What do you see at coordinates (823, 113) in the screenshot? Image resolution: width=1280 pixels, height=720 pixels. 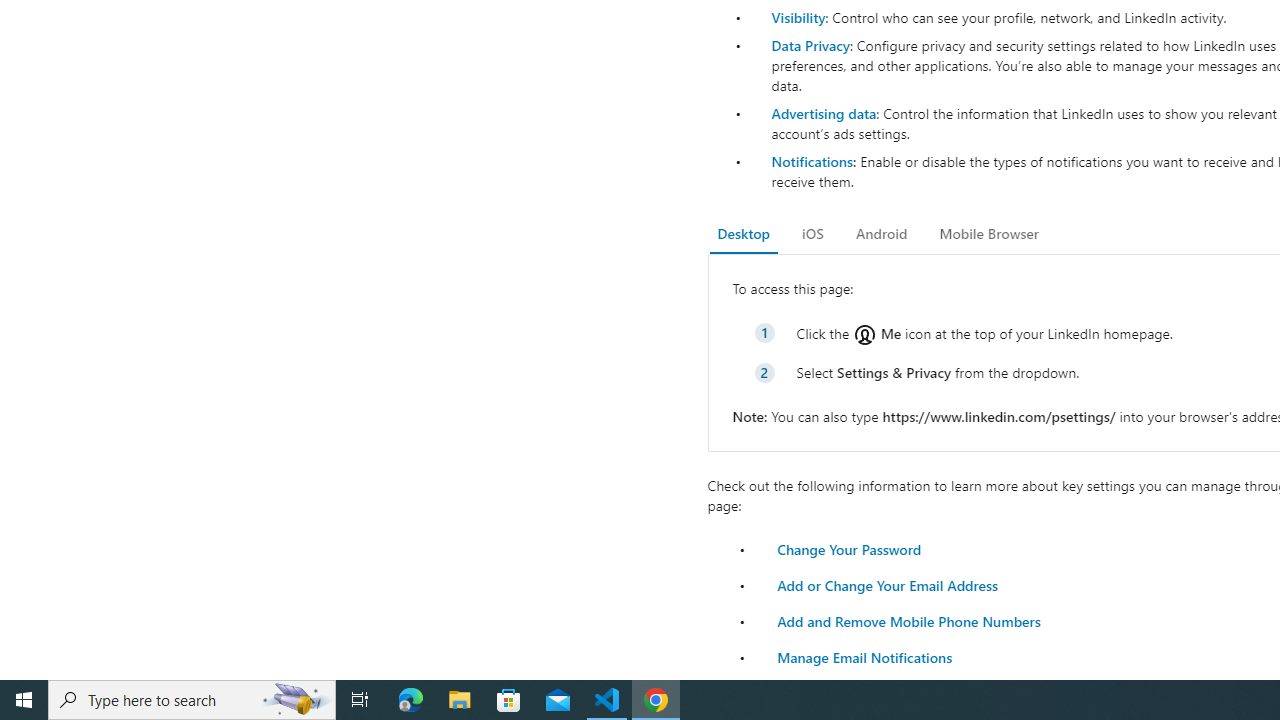 I see `'Advertising data'` at bounding box center [823, 113].